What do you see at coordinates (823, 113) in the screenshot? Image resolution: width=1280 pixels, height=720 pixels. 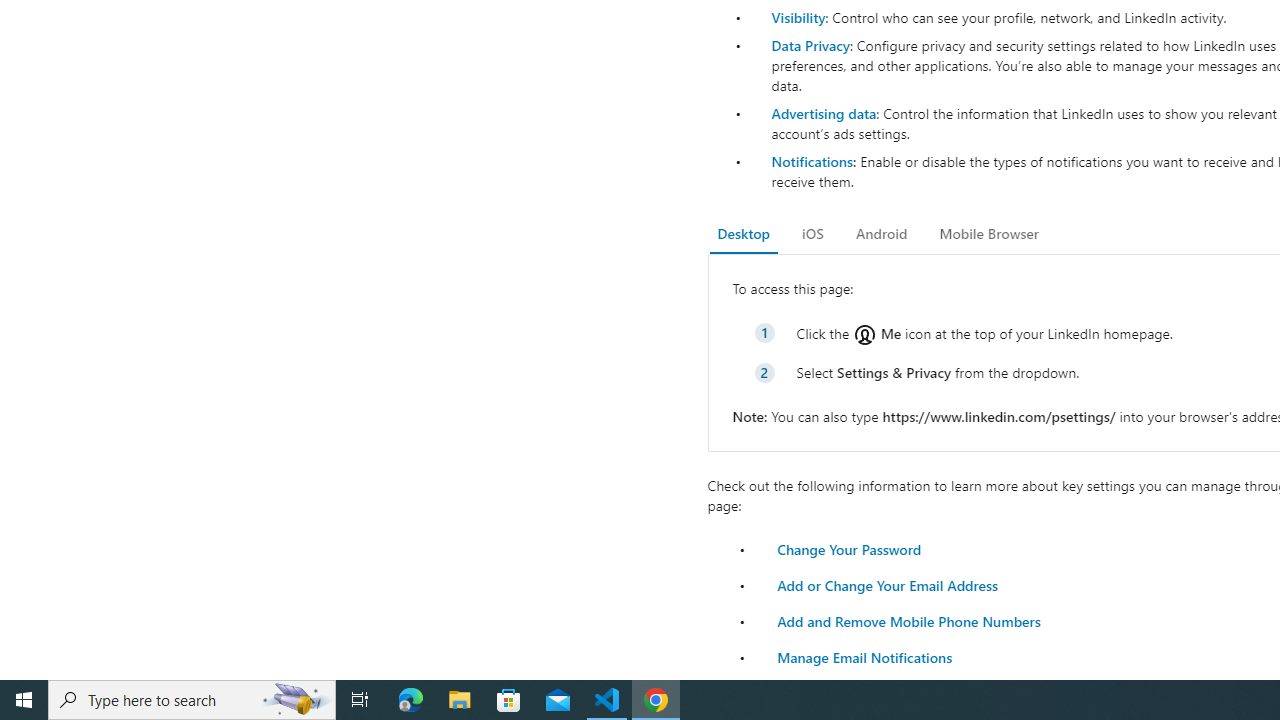 I see `'Advertising data'` at bounding box center [823, 113].